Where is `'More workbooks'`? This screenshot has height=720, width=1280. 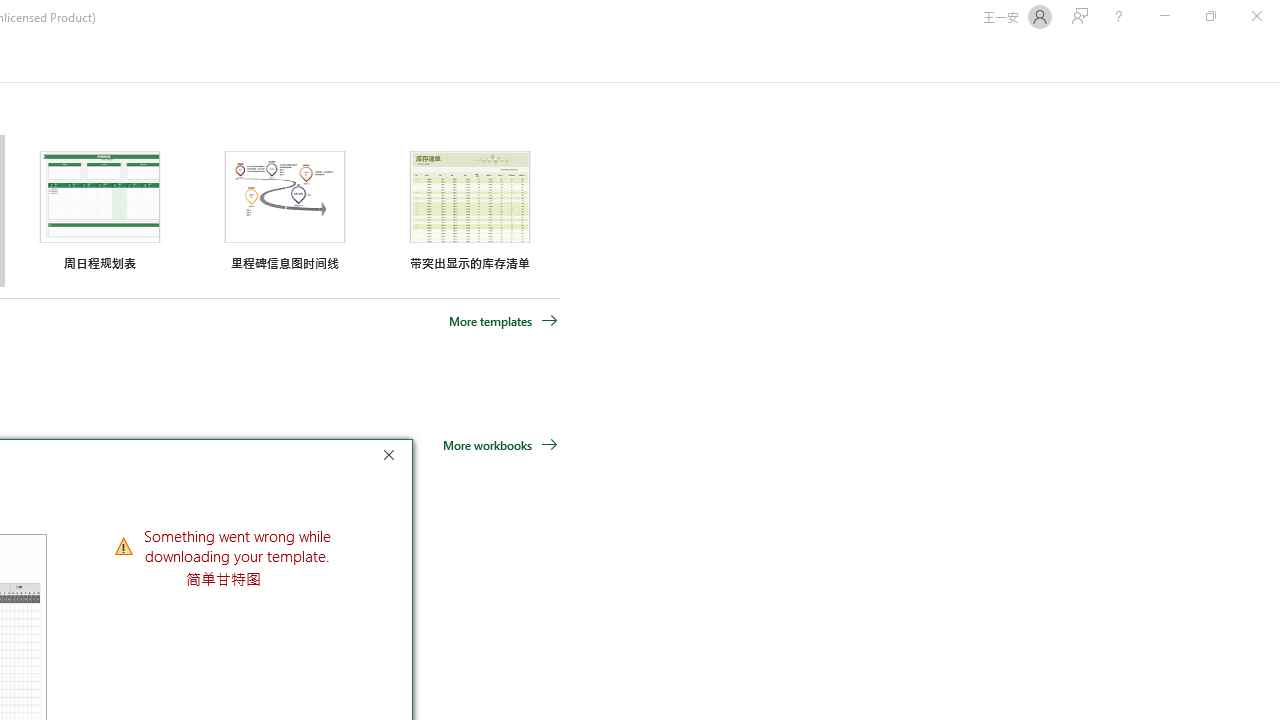 'More workbooks' is located at coordinates (501, 443).